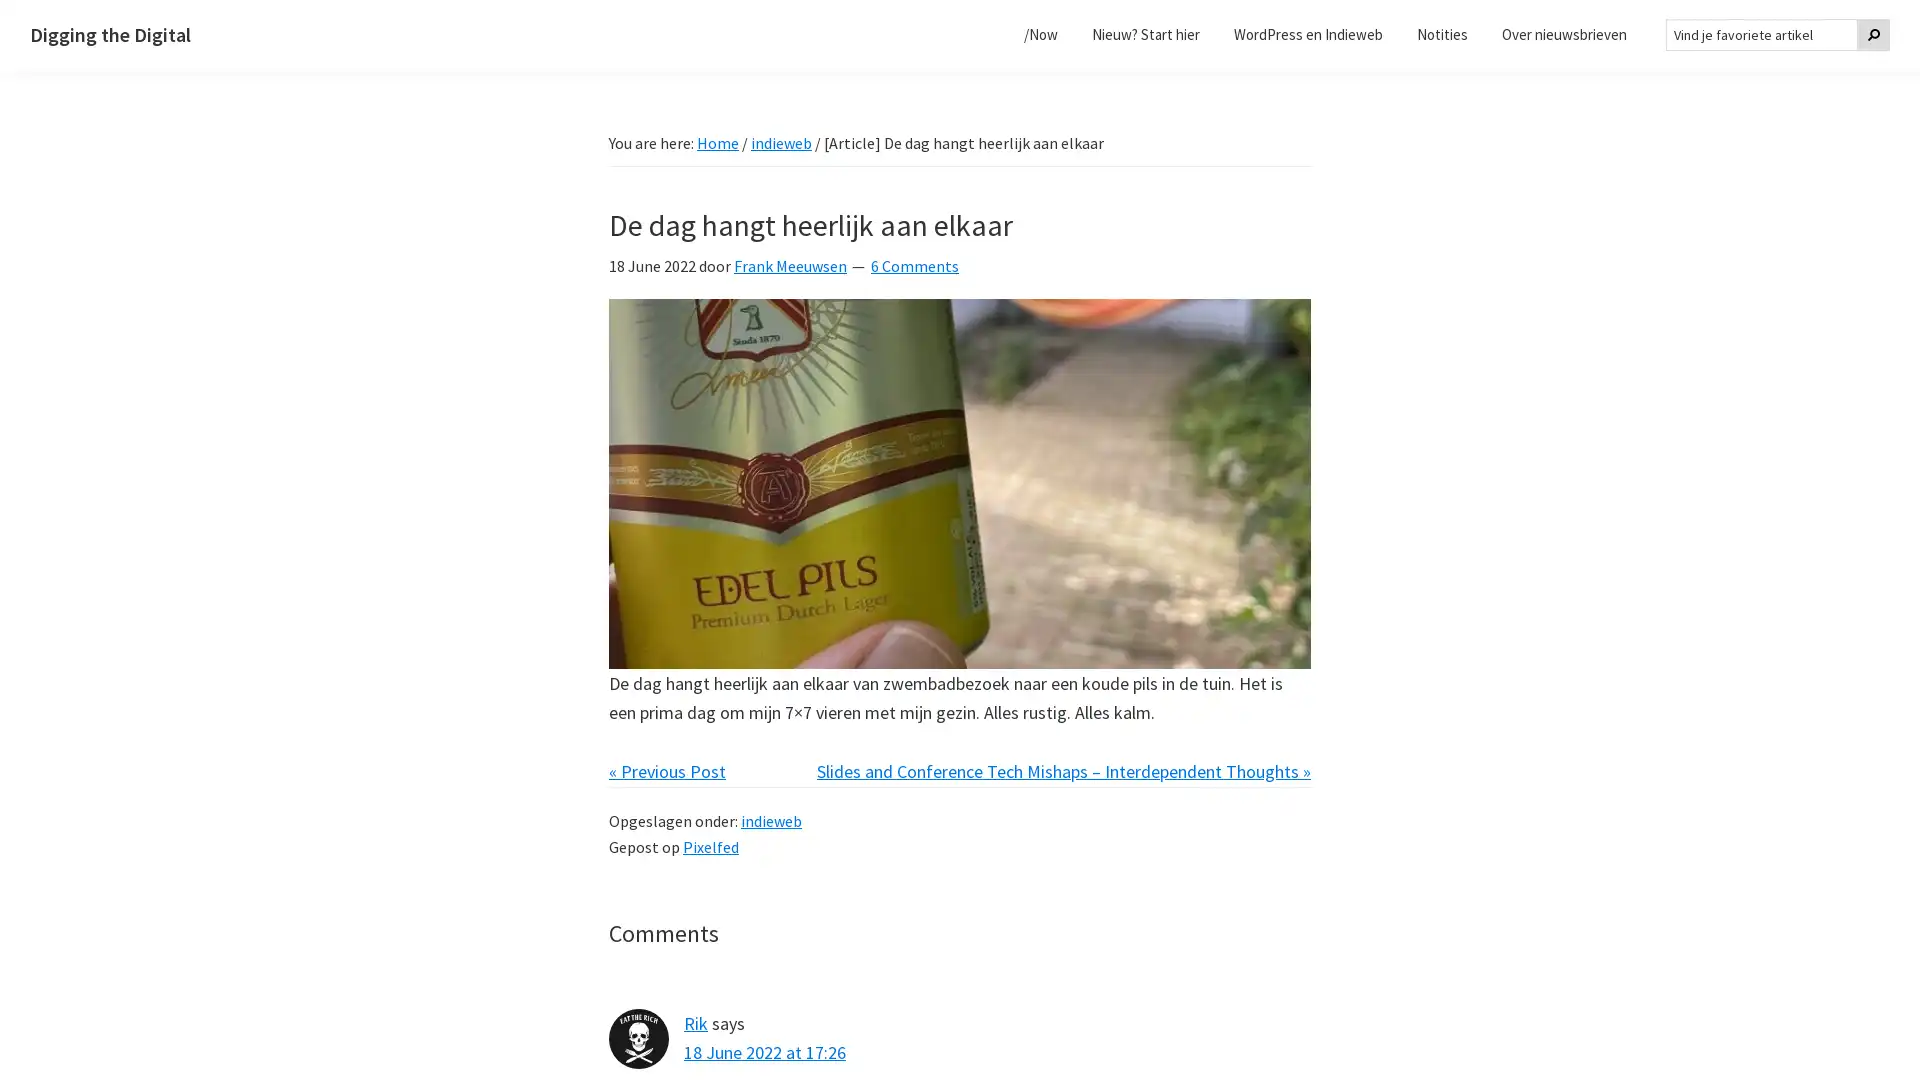 Image resolution: width=1920 pixels, height=1080 pixels. Describe the element at coordinates (1872, 34) in the screenshot. I see `Search` at that location.